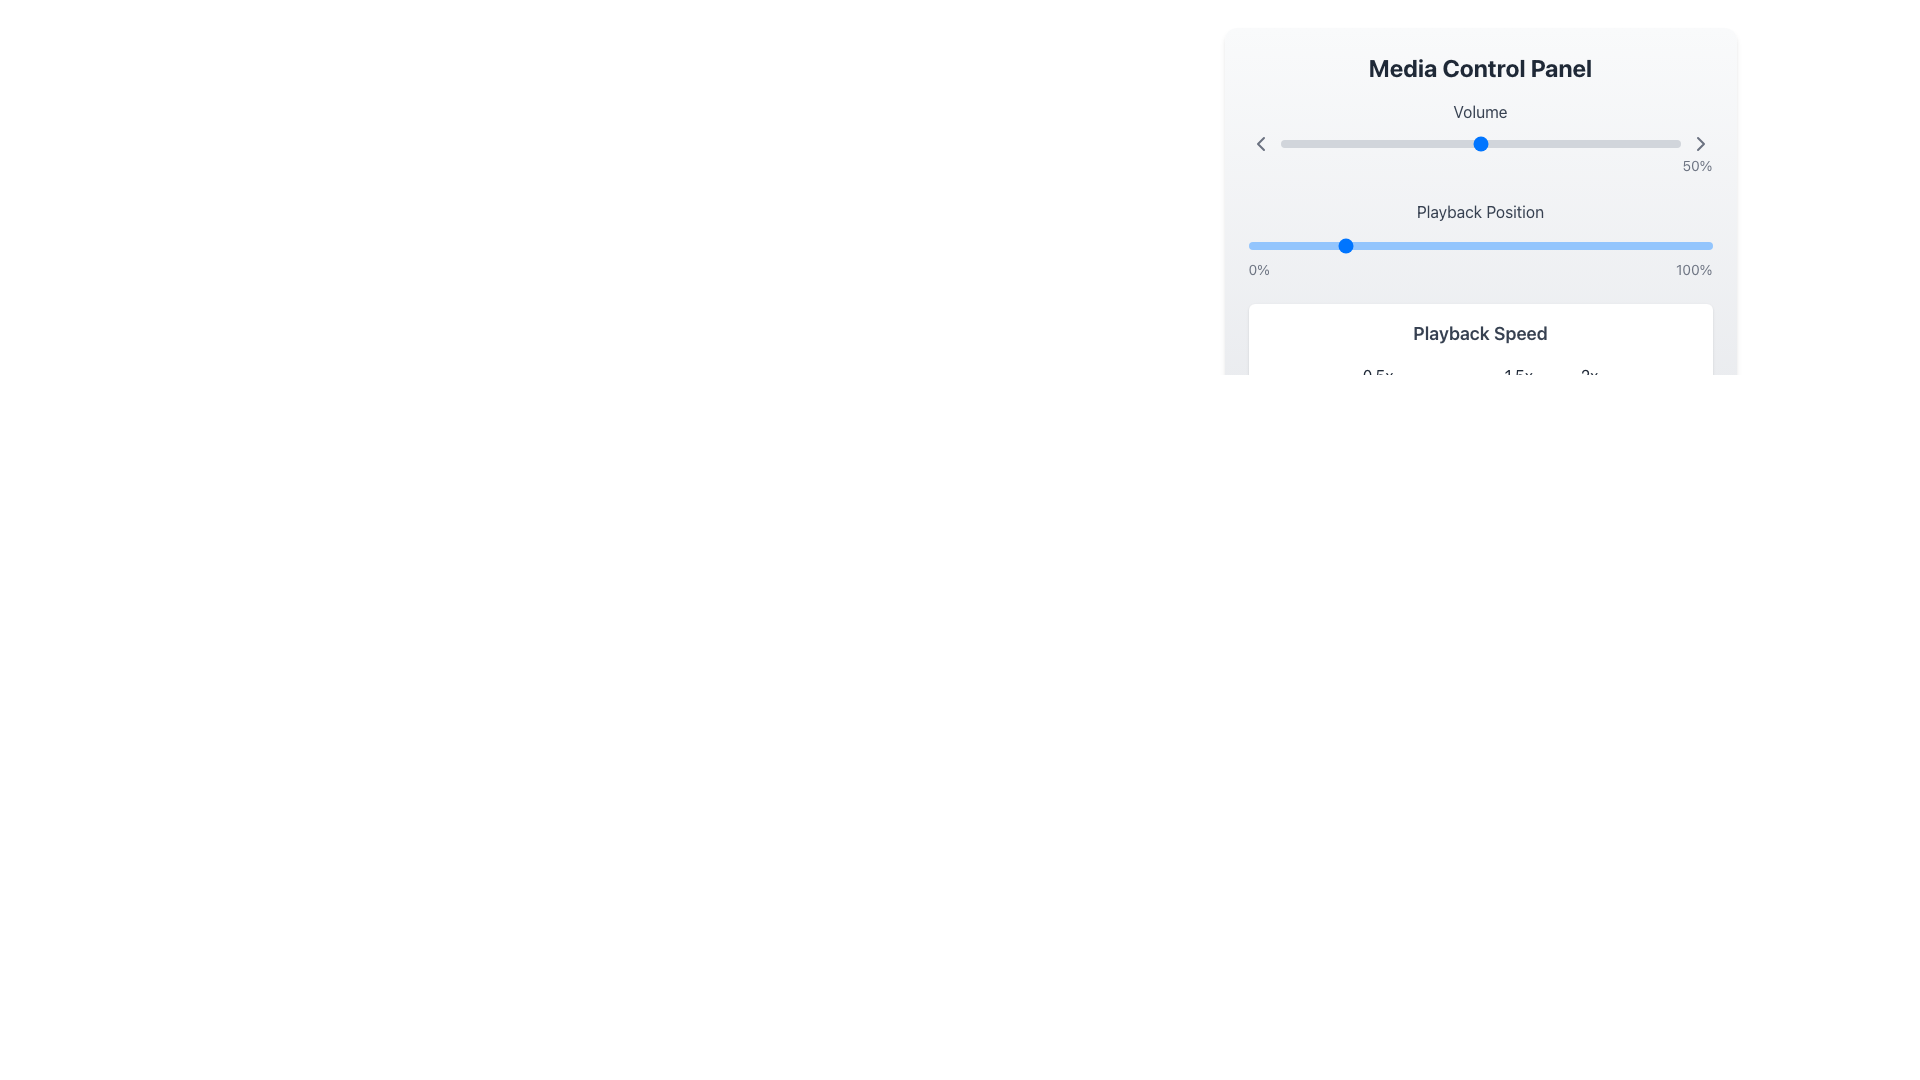 The height and width of the screenshot is (1080, 1920). What do you see at coordinates (1485, 245) in the screenshot?
I see `the playback position` at bounding box center [1485, 245].